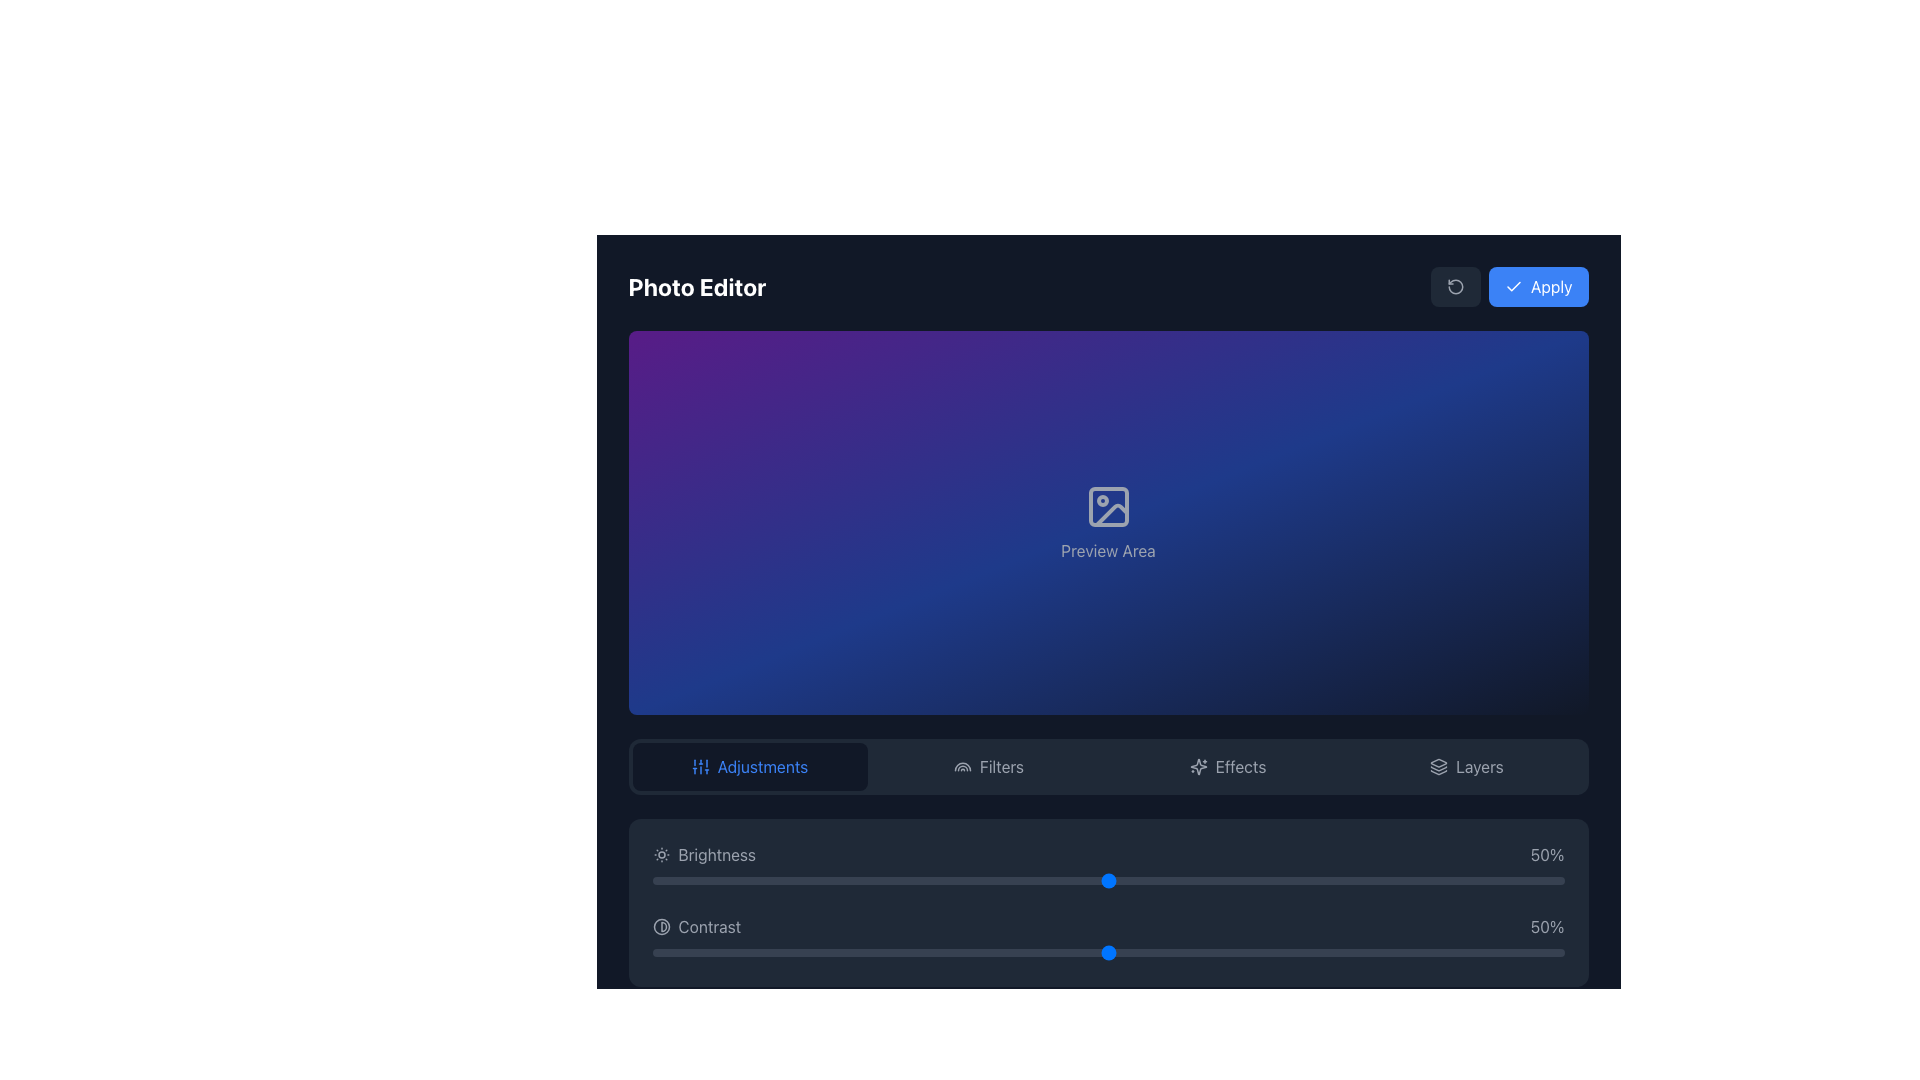 The height and width of the screenshot is (1080, 1920). Describe the element at coordinates (1546, 855) in the screenshot. I see `the text label displaying '50%' which indicates the current brightness level, styled in gray against a dark background, located to the far right of the brightness control group` at that location.